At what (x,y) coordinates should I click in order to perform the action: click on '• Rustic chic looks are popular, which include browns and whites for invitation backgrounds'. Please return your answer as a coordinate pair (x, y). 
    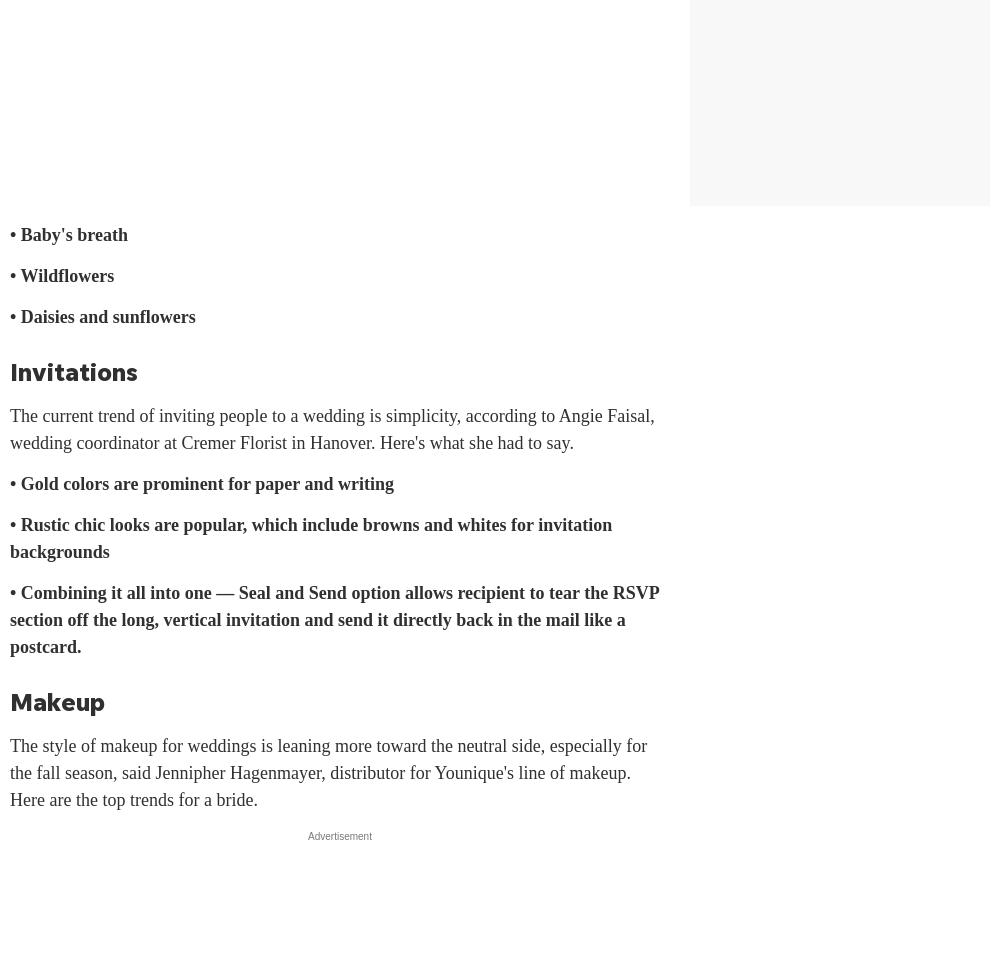
    Looking at the image, I should click on (10, 538).